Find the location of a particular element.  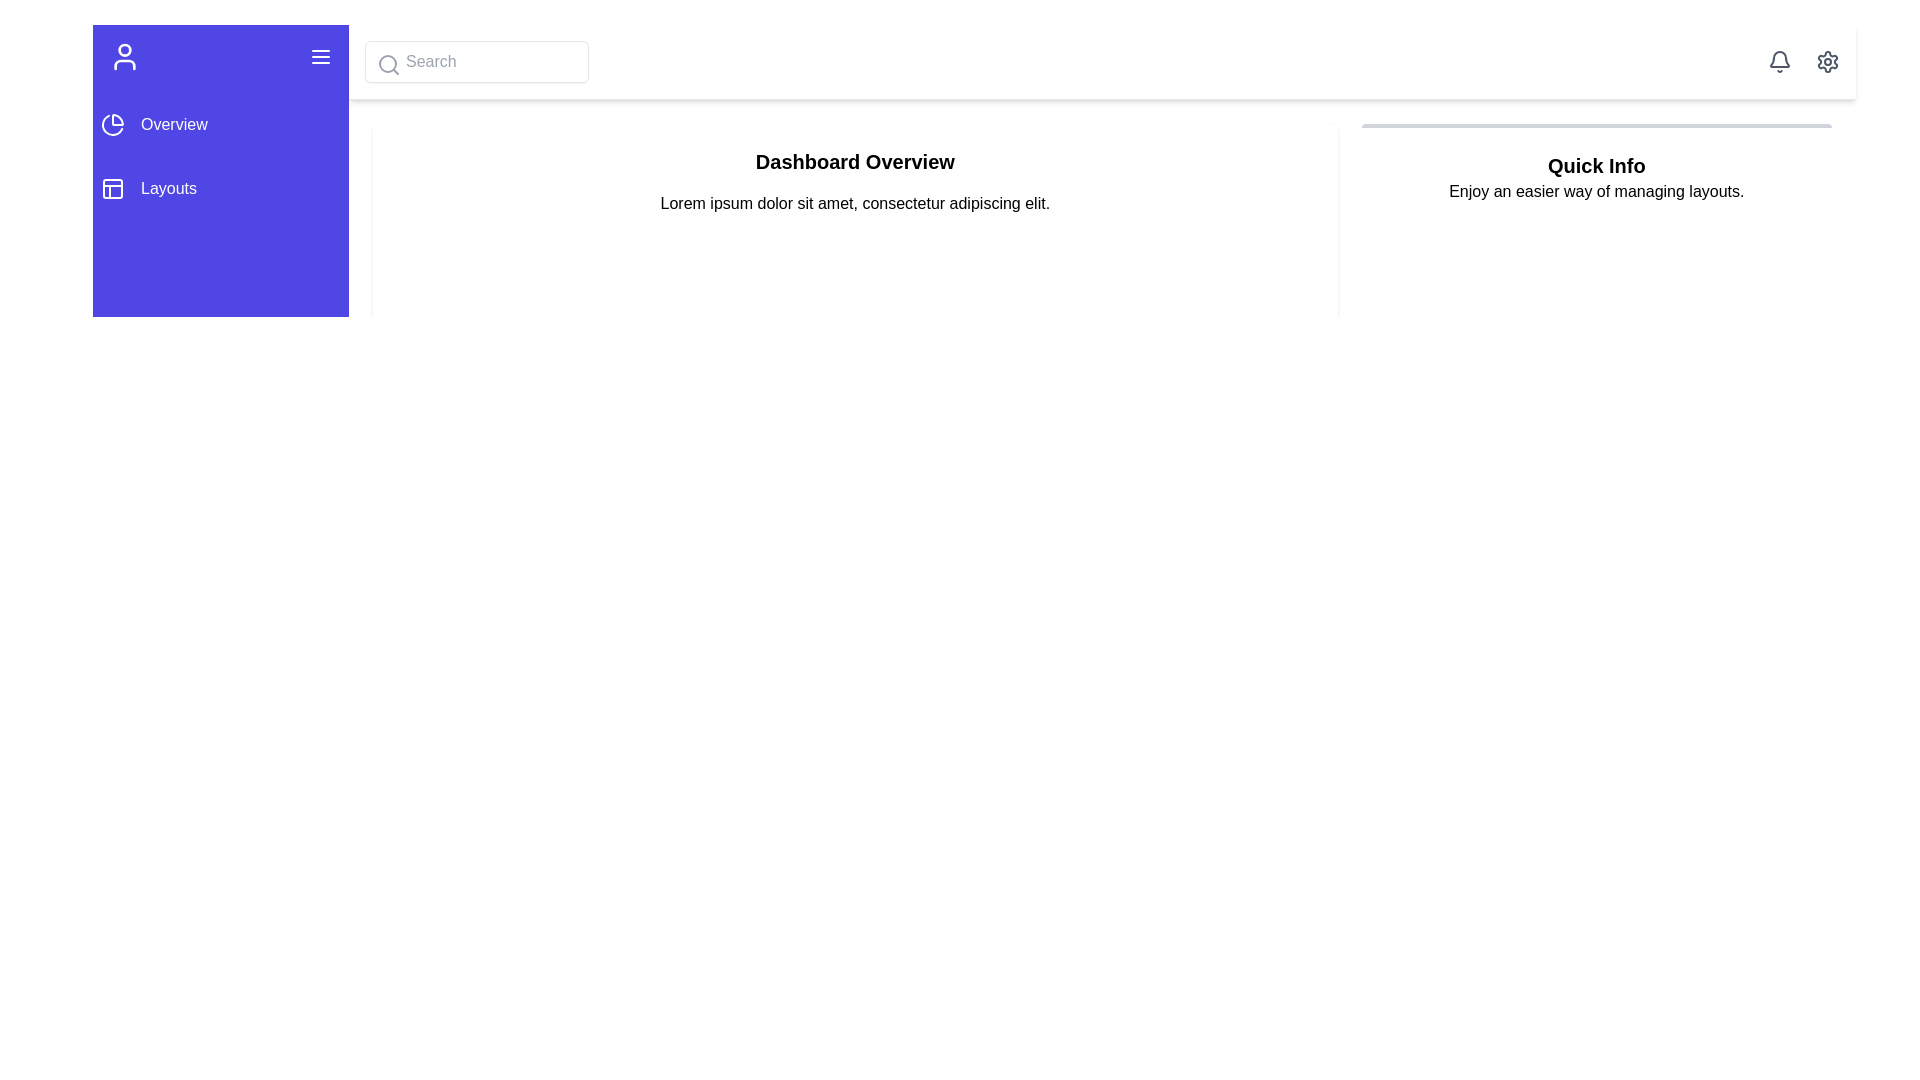

the pie chart icon located in the left sidebar near the top, which represents the 'Overview' section of the application is located at coordinates (112, 124).